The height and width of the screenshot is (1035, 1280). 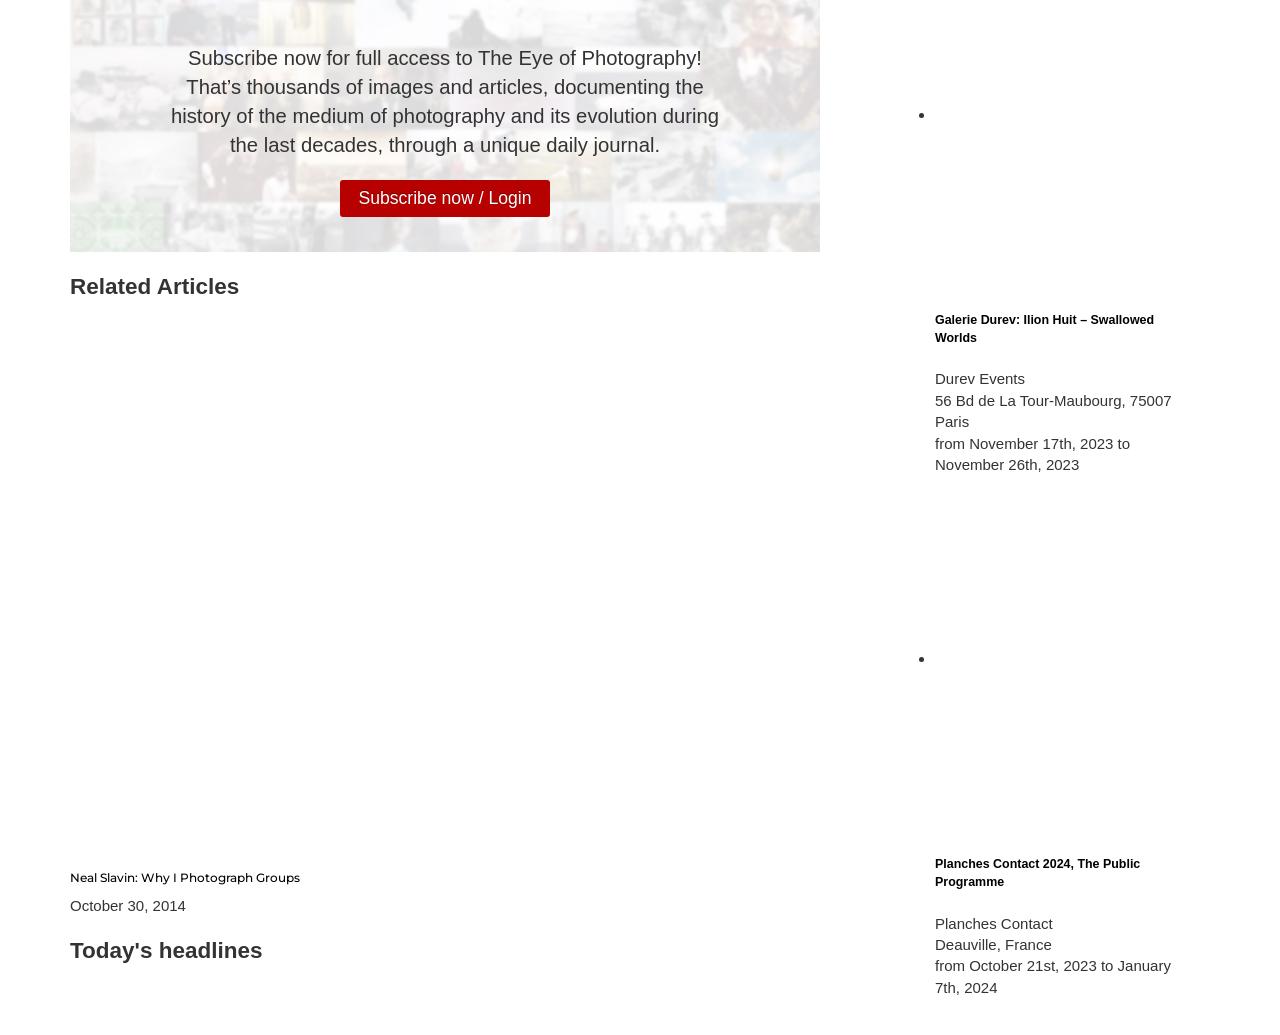 What do you see at coordinates (70, 876) in the screenshot?
I see `'Neal Slavin: Why I Photograph Groups'` at bounding box center [70, 876].